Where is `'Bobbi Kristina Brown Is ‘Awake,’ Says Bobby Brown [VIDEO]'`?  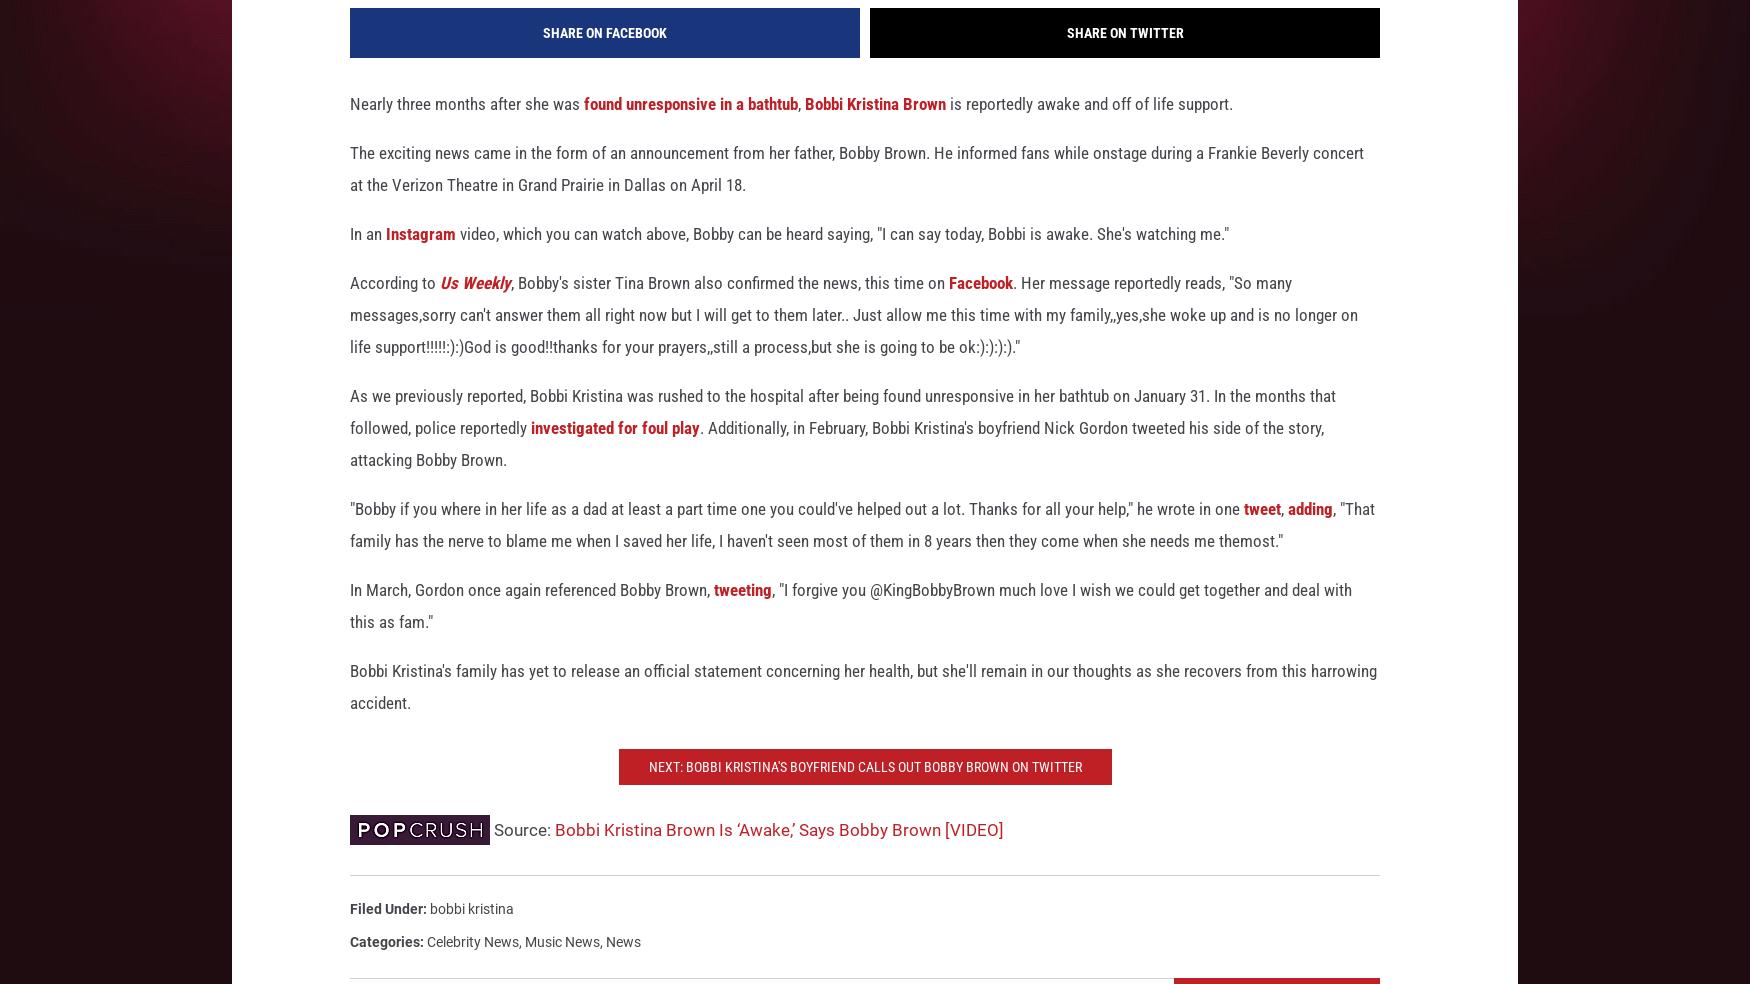 'Bobbi Kristina Brown Is ‘Awake,’ Says Bobby Brown [VIDEO]' is located at coordinates (778, 855).